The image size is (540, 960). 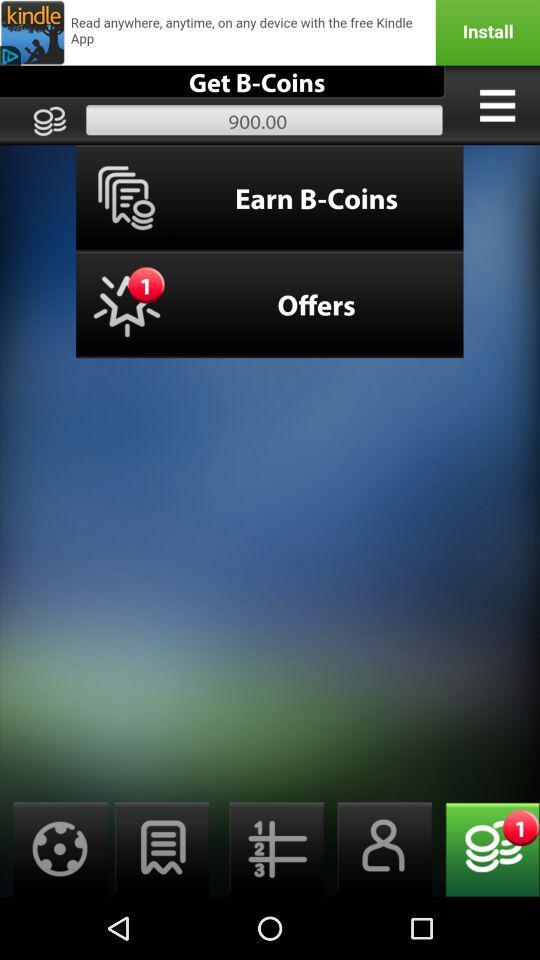 I want to click on menu option, so click(x=496, y=105).